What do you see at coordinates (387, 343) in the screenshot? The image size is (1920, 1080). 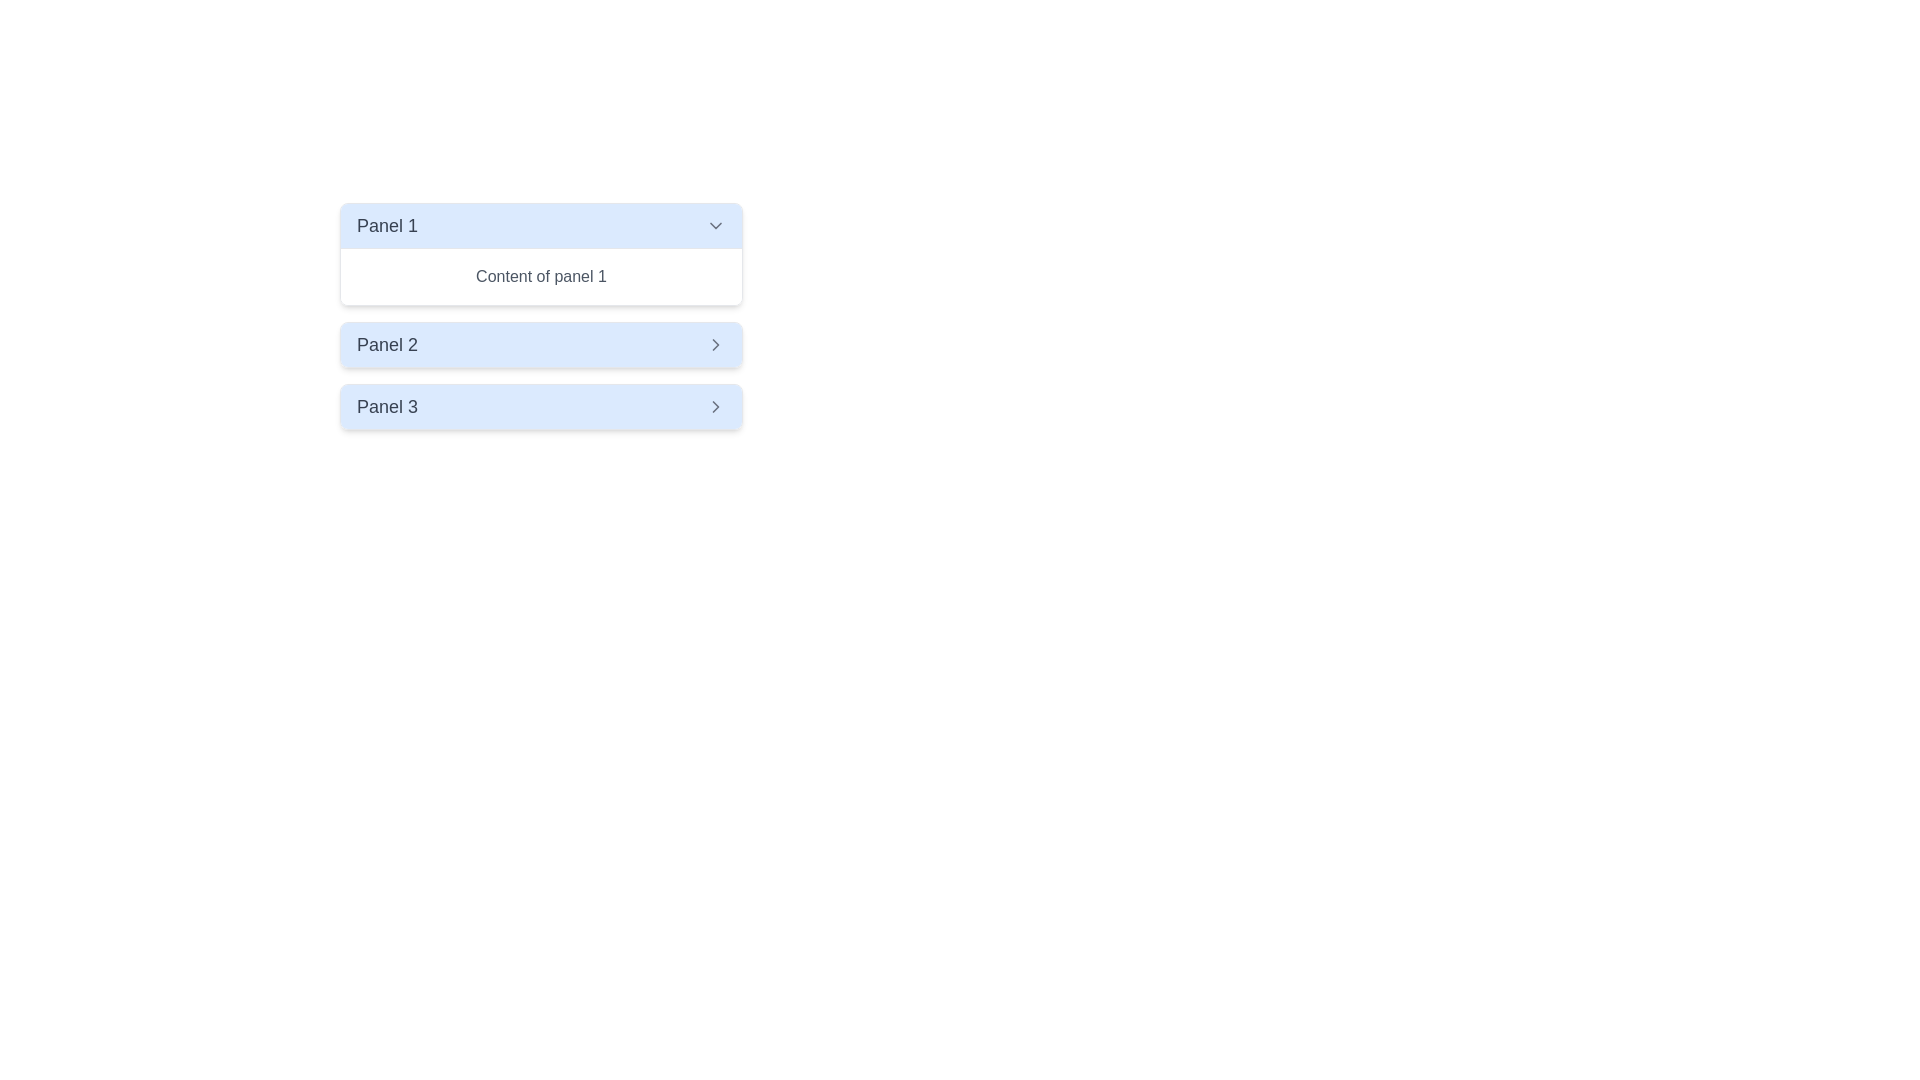 I see `the text label 'Panel 2'` at bounding box center [387, 343].